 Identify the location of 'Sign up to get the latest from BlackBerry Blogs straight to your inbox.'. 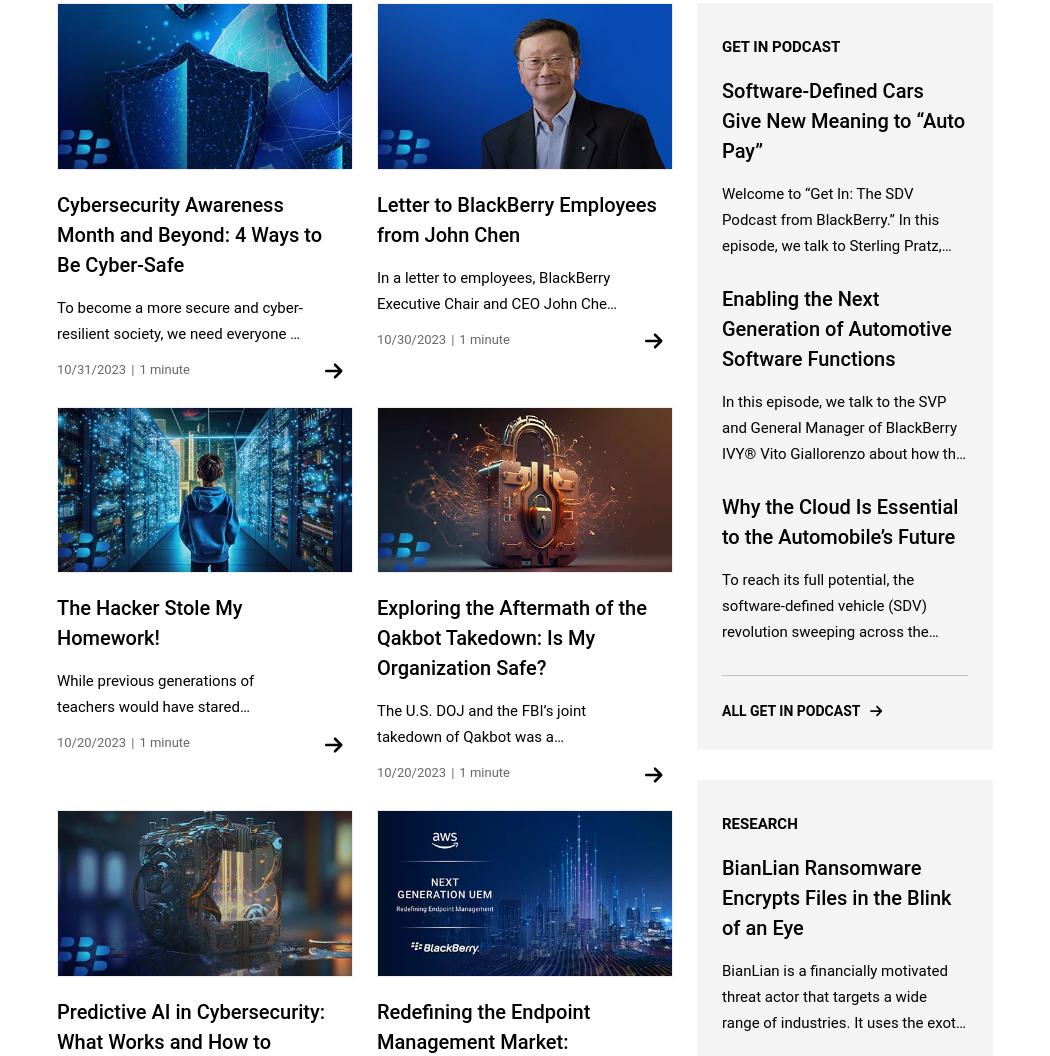
(523, 216).